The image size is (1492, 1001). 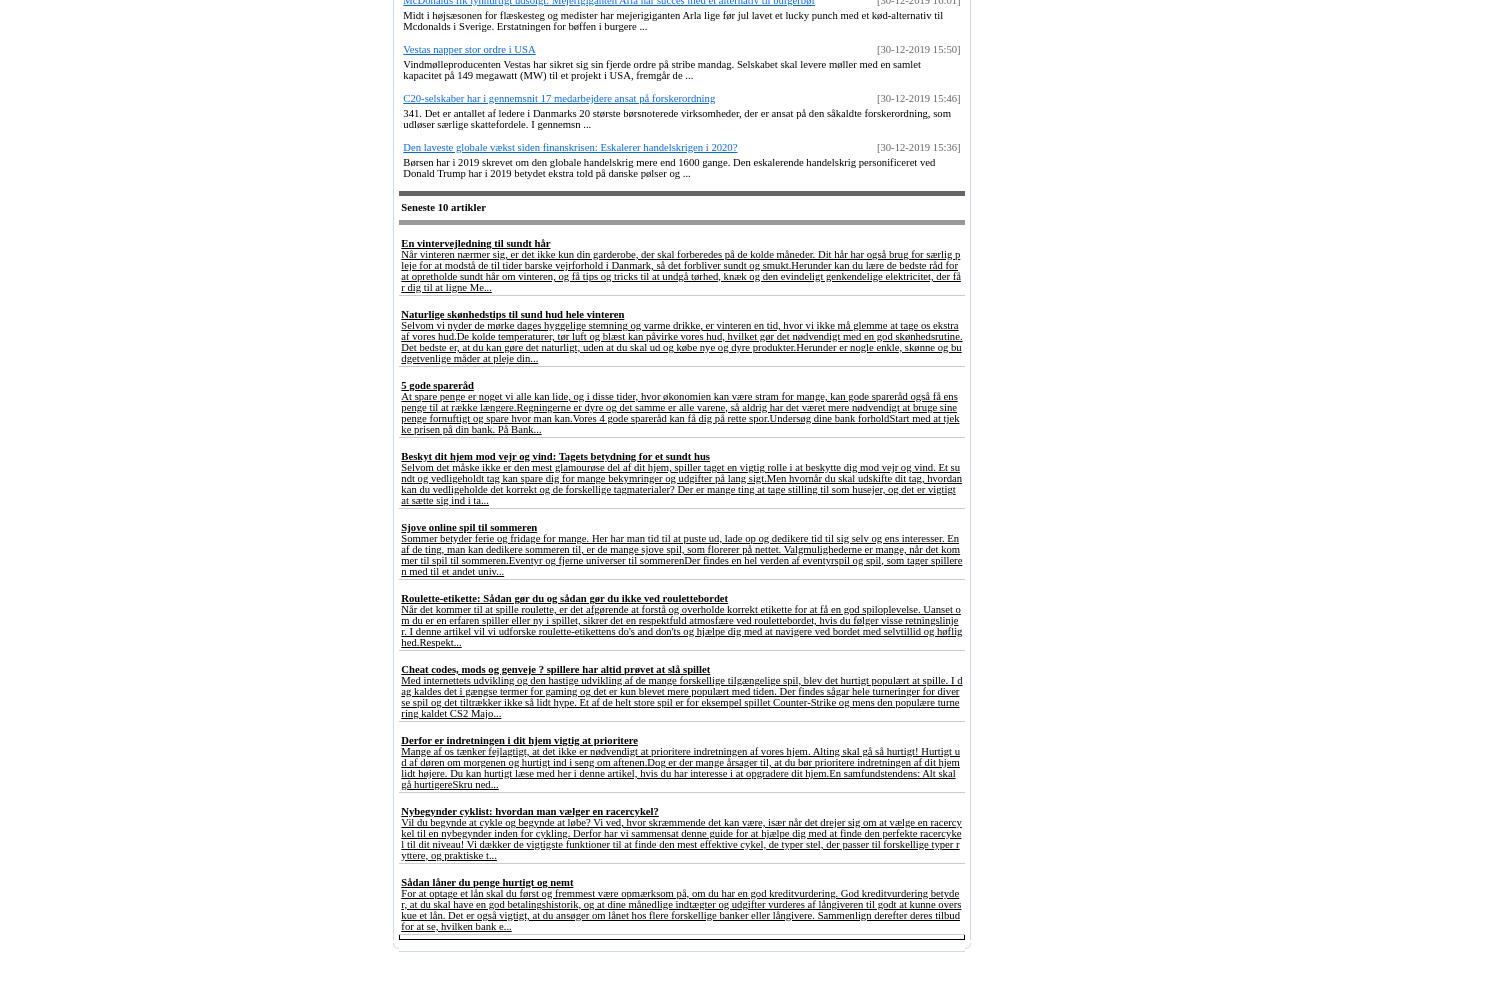 What do you see at coordinates (401, 20) in the screenshot?
I see `'Midt i højsæsonen for flæskesteg og medister har mejerigiganten Arla lige før jul lavet et lucky punch med et kød-alternativ til Mcdonalds i Sverige.
Erstatningen for bøffen i burgere ...'` at bounding box center [401, 20].